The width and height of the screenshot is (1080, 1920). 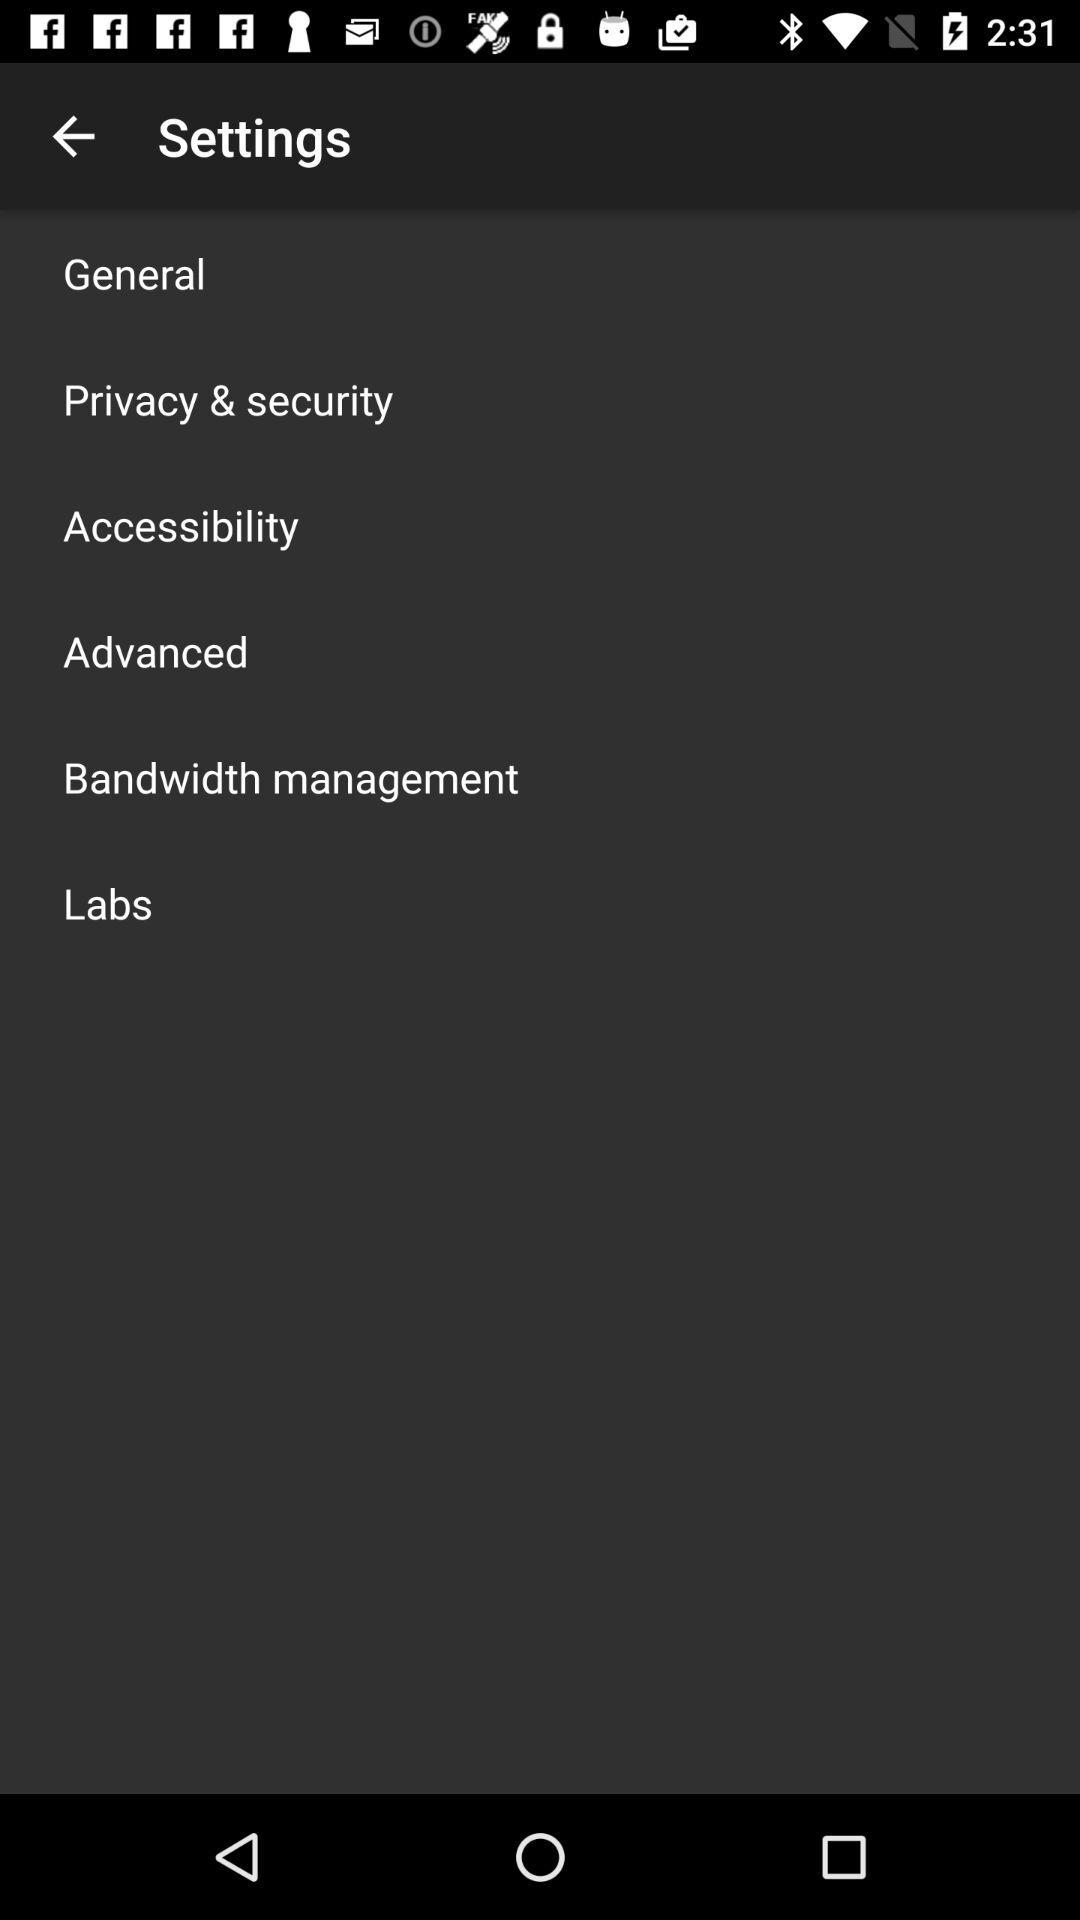 What do you see at coordinates (227, 398) in the screenshot?
I see `the item below the general` at bounding box center [227, 398].